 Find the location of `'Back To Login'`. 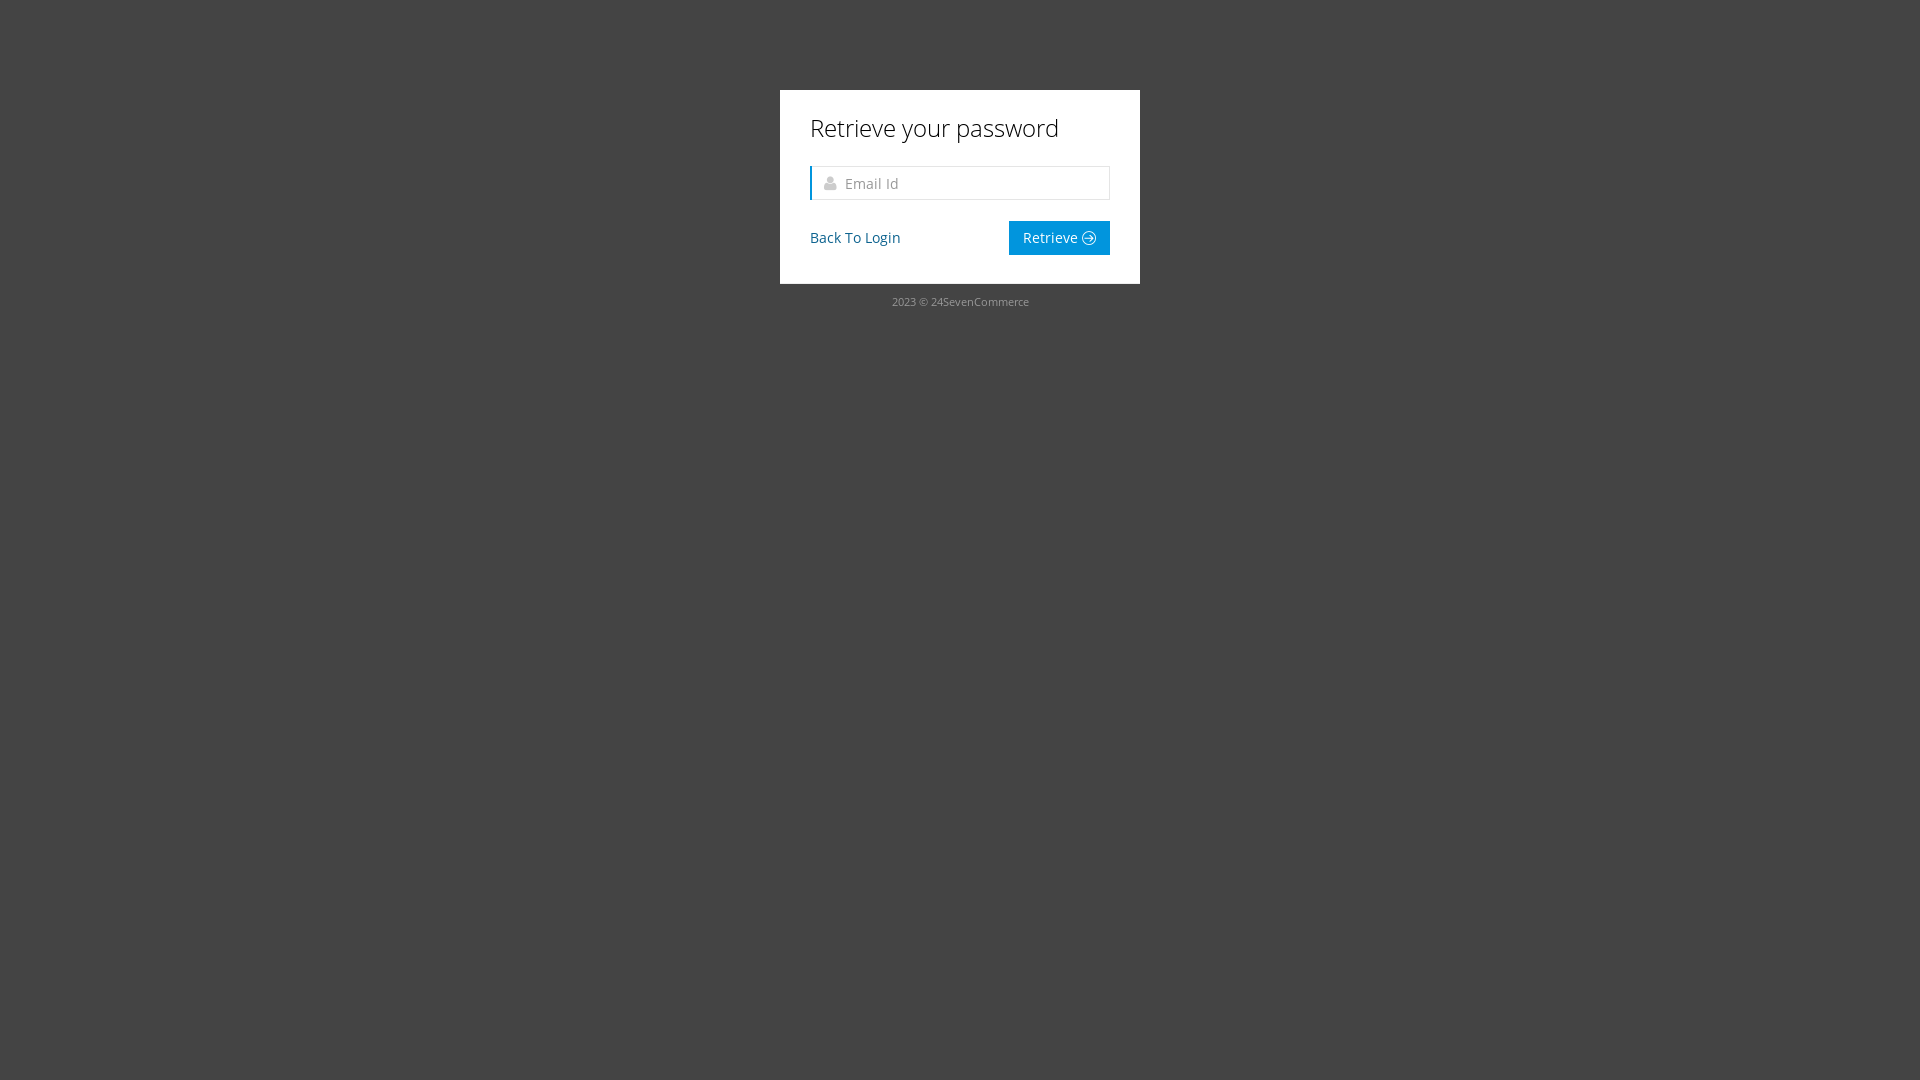

'Back To Login' is located at coordinates (810, 236).